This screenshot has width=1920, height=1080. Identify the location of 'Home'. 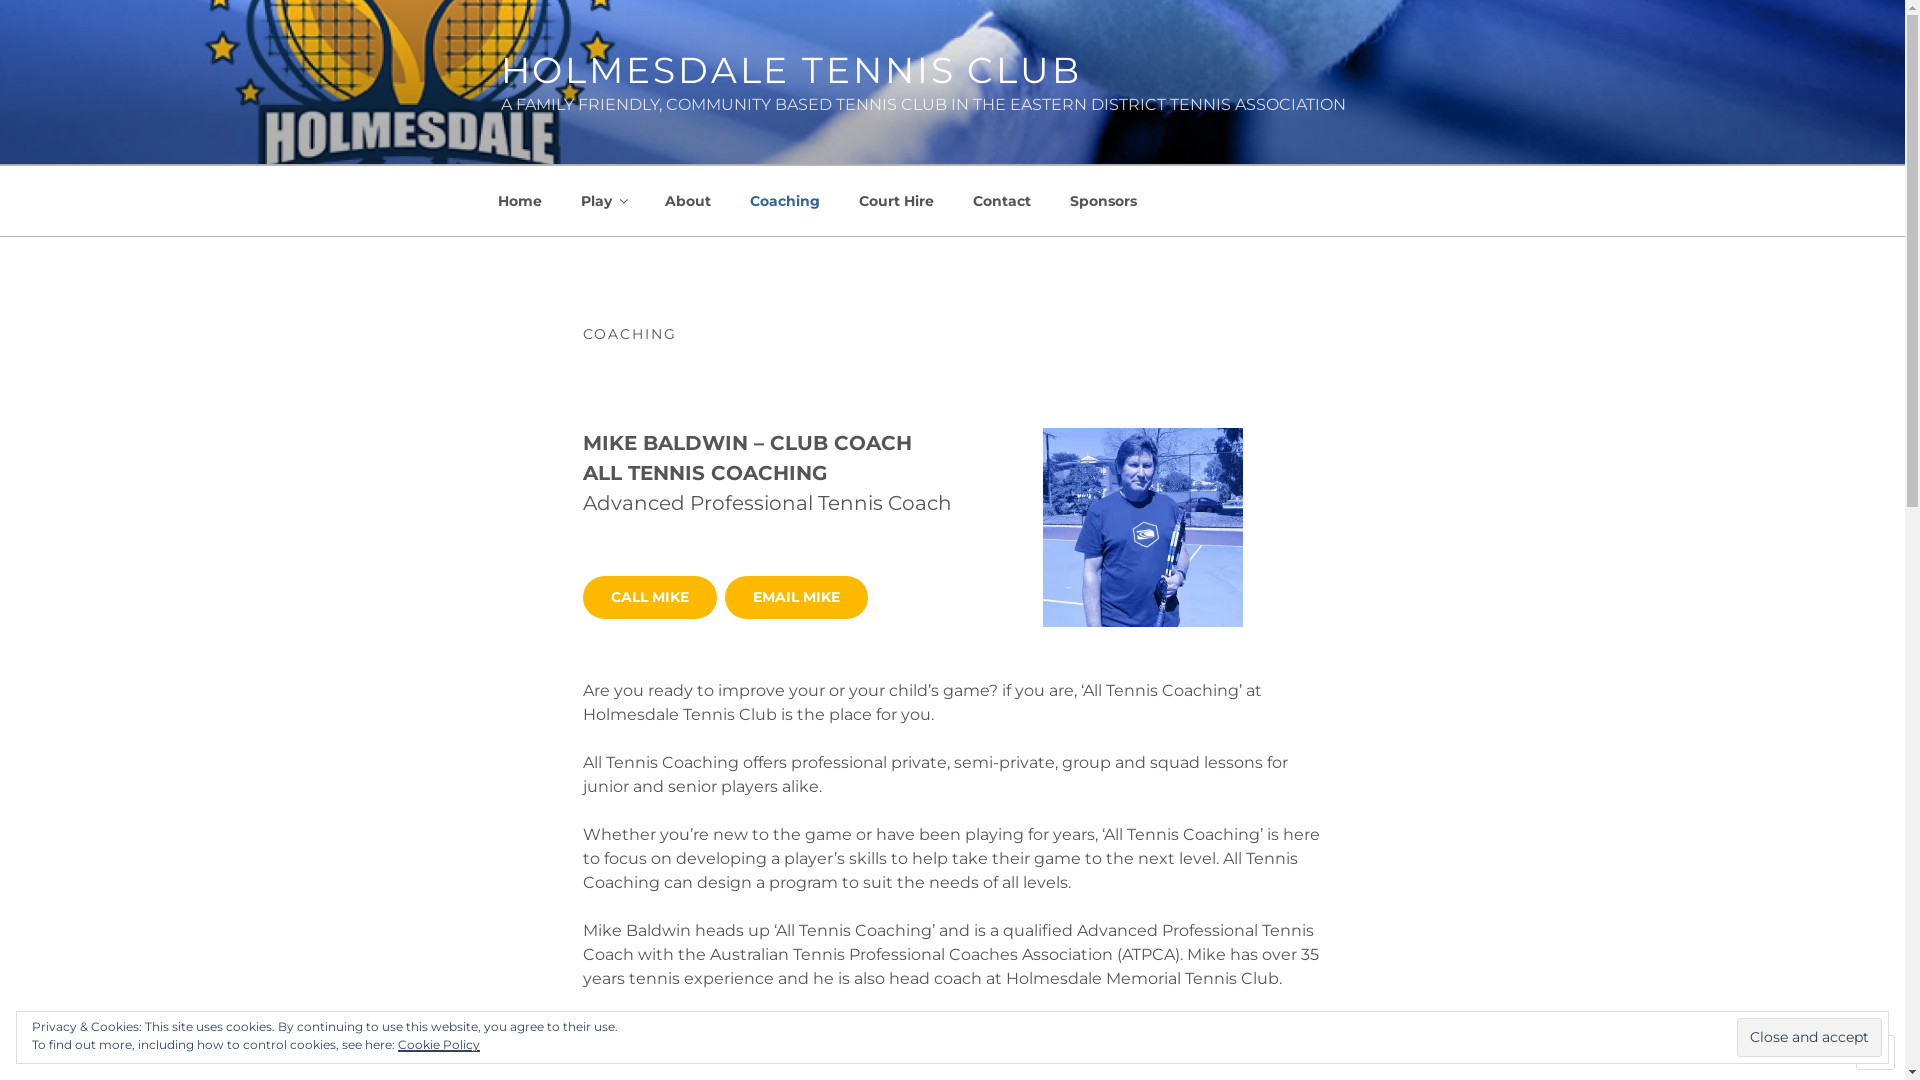
(480, 200).